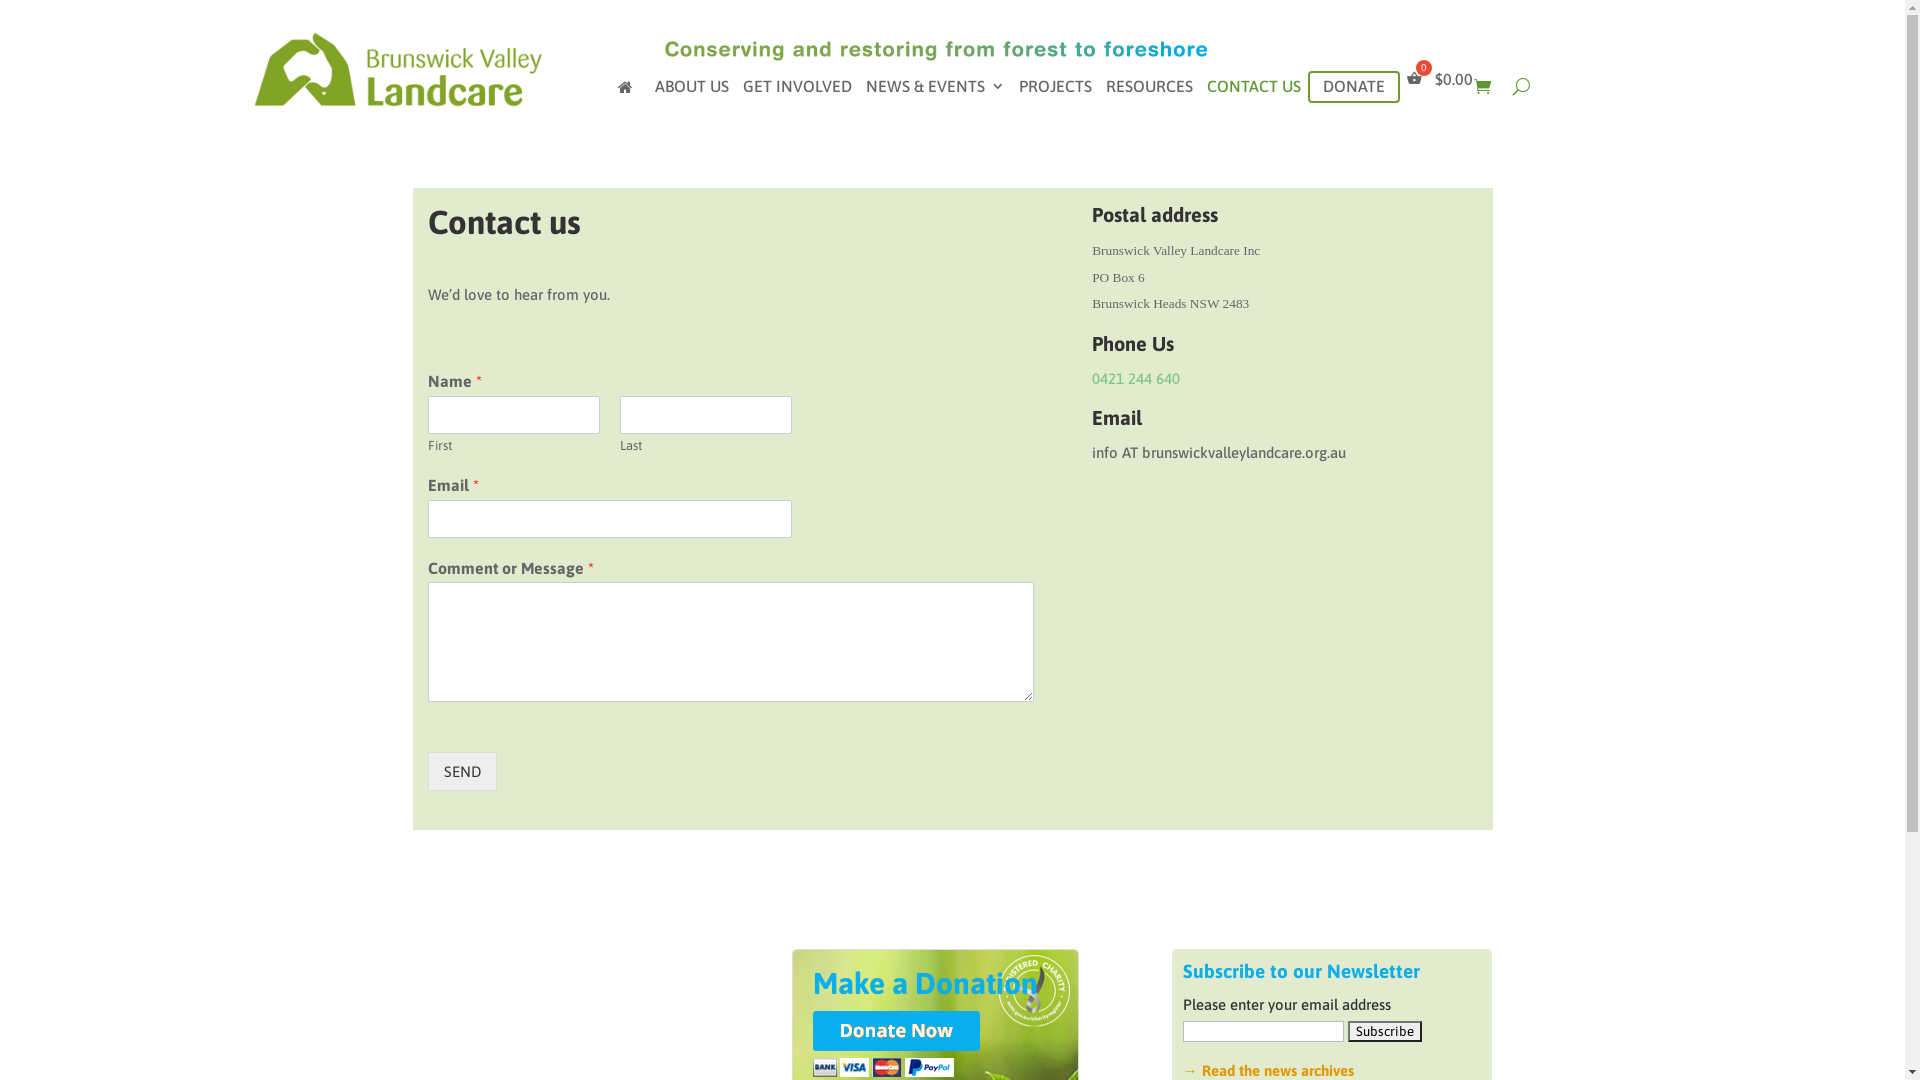 The height and width of the screenshot is (1080, 1920). What do you see at coordinates (691, 88) in the screenshot?
I see `'ABOUT US'` at bounding box center [691, 88].